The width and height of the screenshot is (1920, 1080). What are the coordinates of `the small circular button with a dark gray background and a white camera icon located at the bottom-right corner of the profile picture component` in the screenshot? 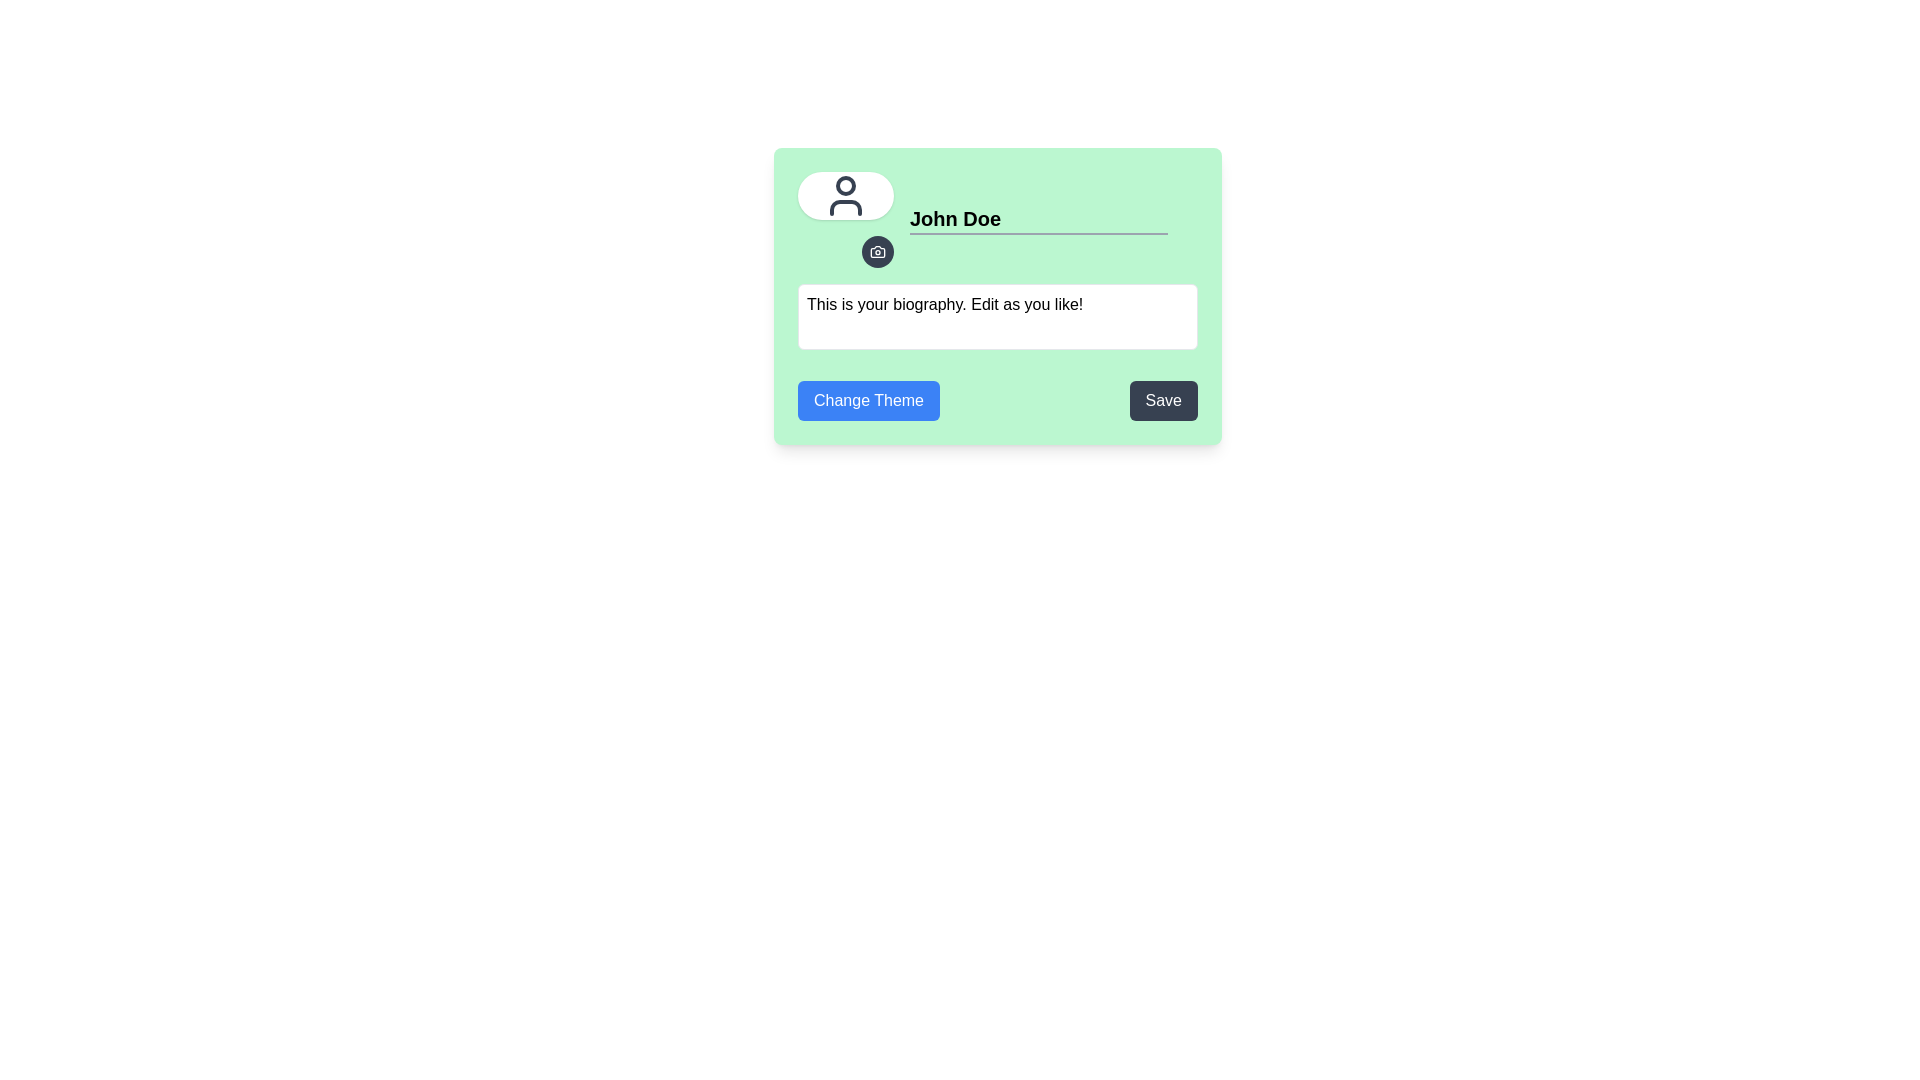 It's located at (878, 250).